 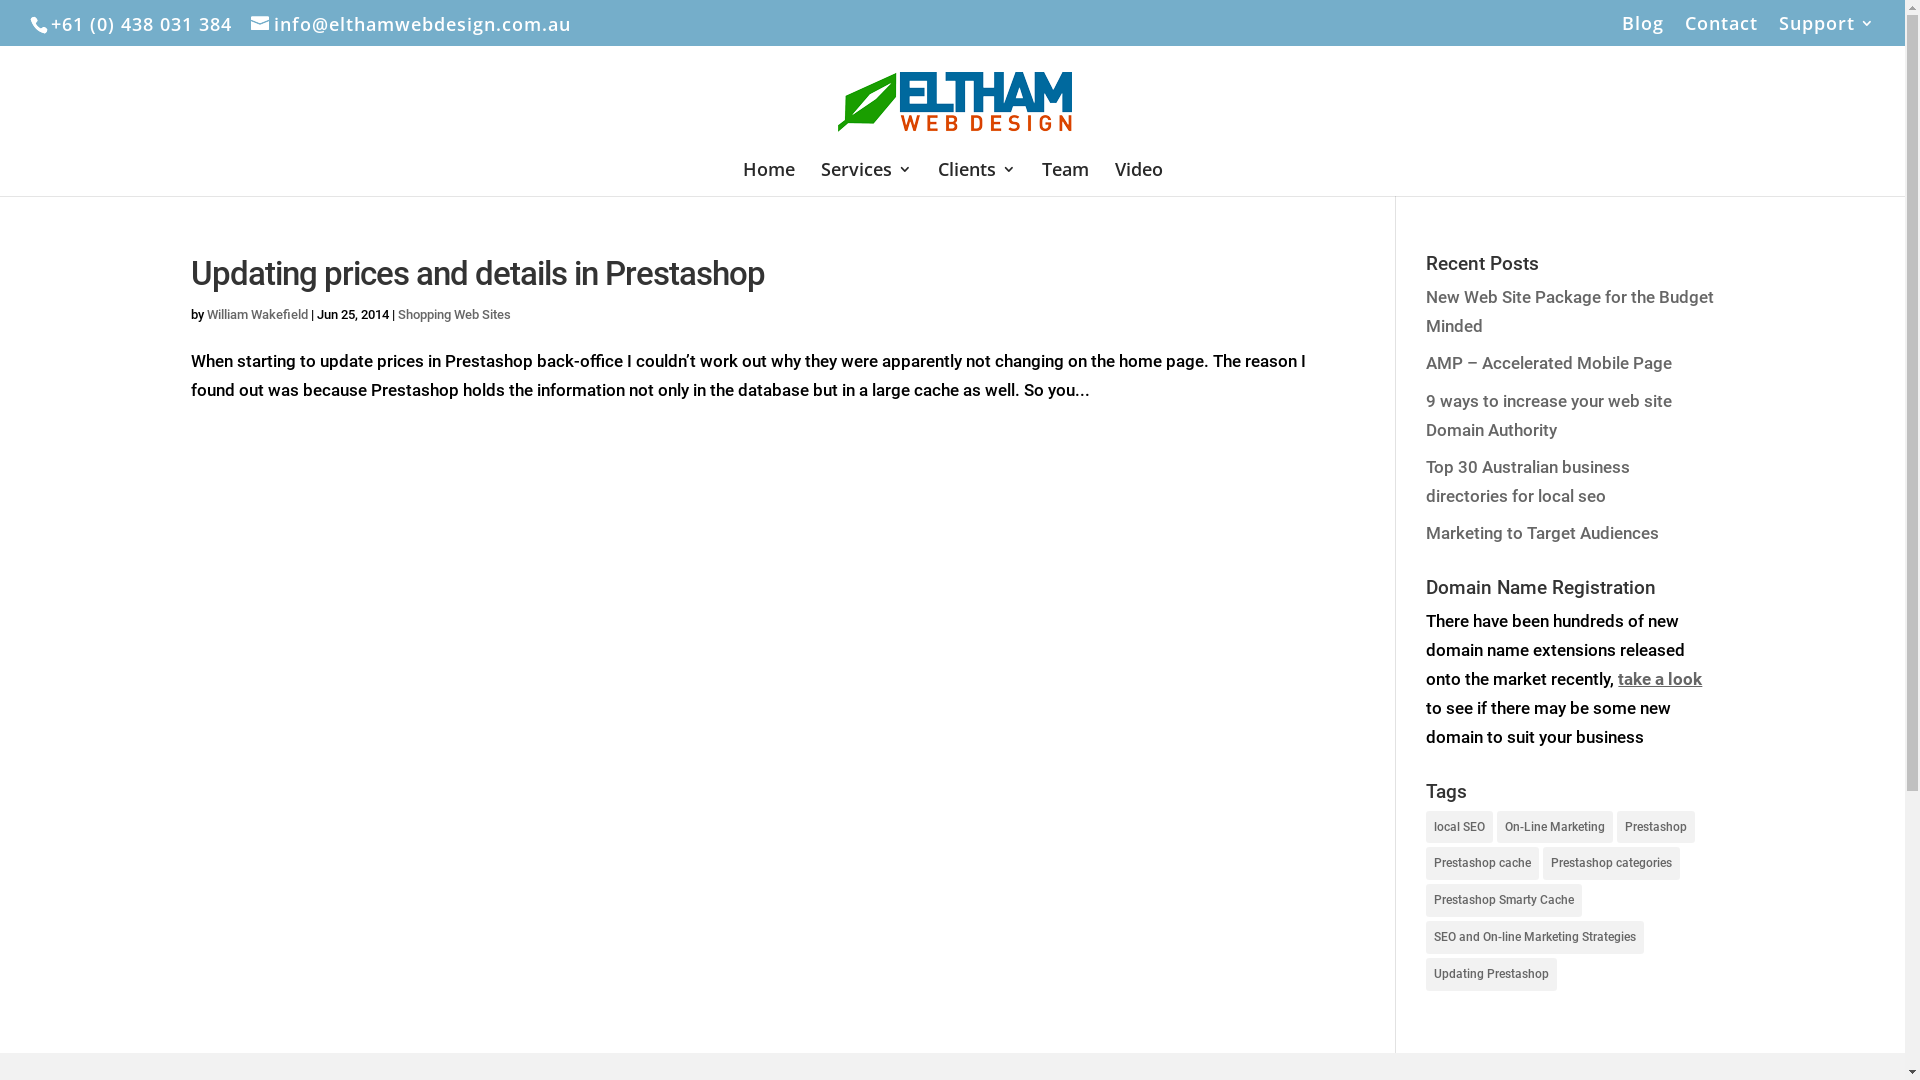 What do you see at coordinates (1611, 862) in the screenshot?
I see `'Prestashop categories'` at bounding box center [1611, 862].